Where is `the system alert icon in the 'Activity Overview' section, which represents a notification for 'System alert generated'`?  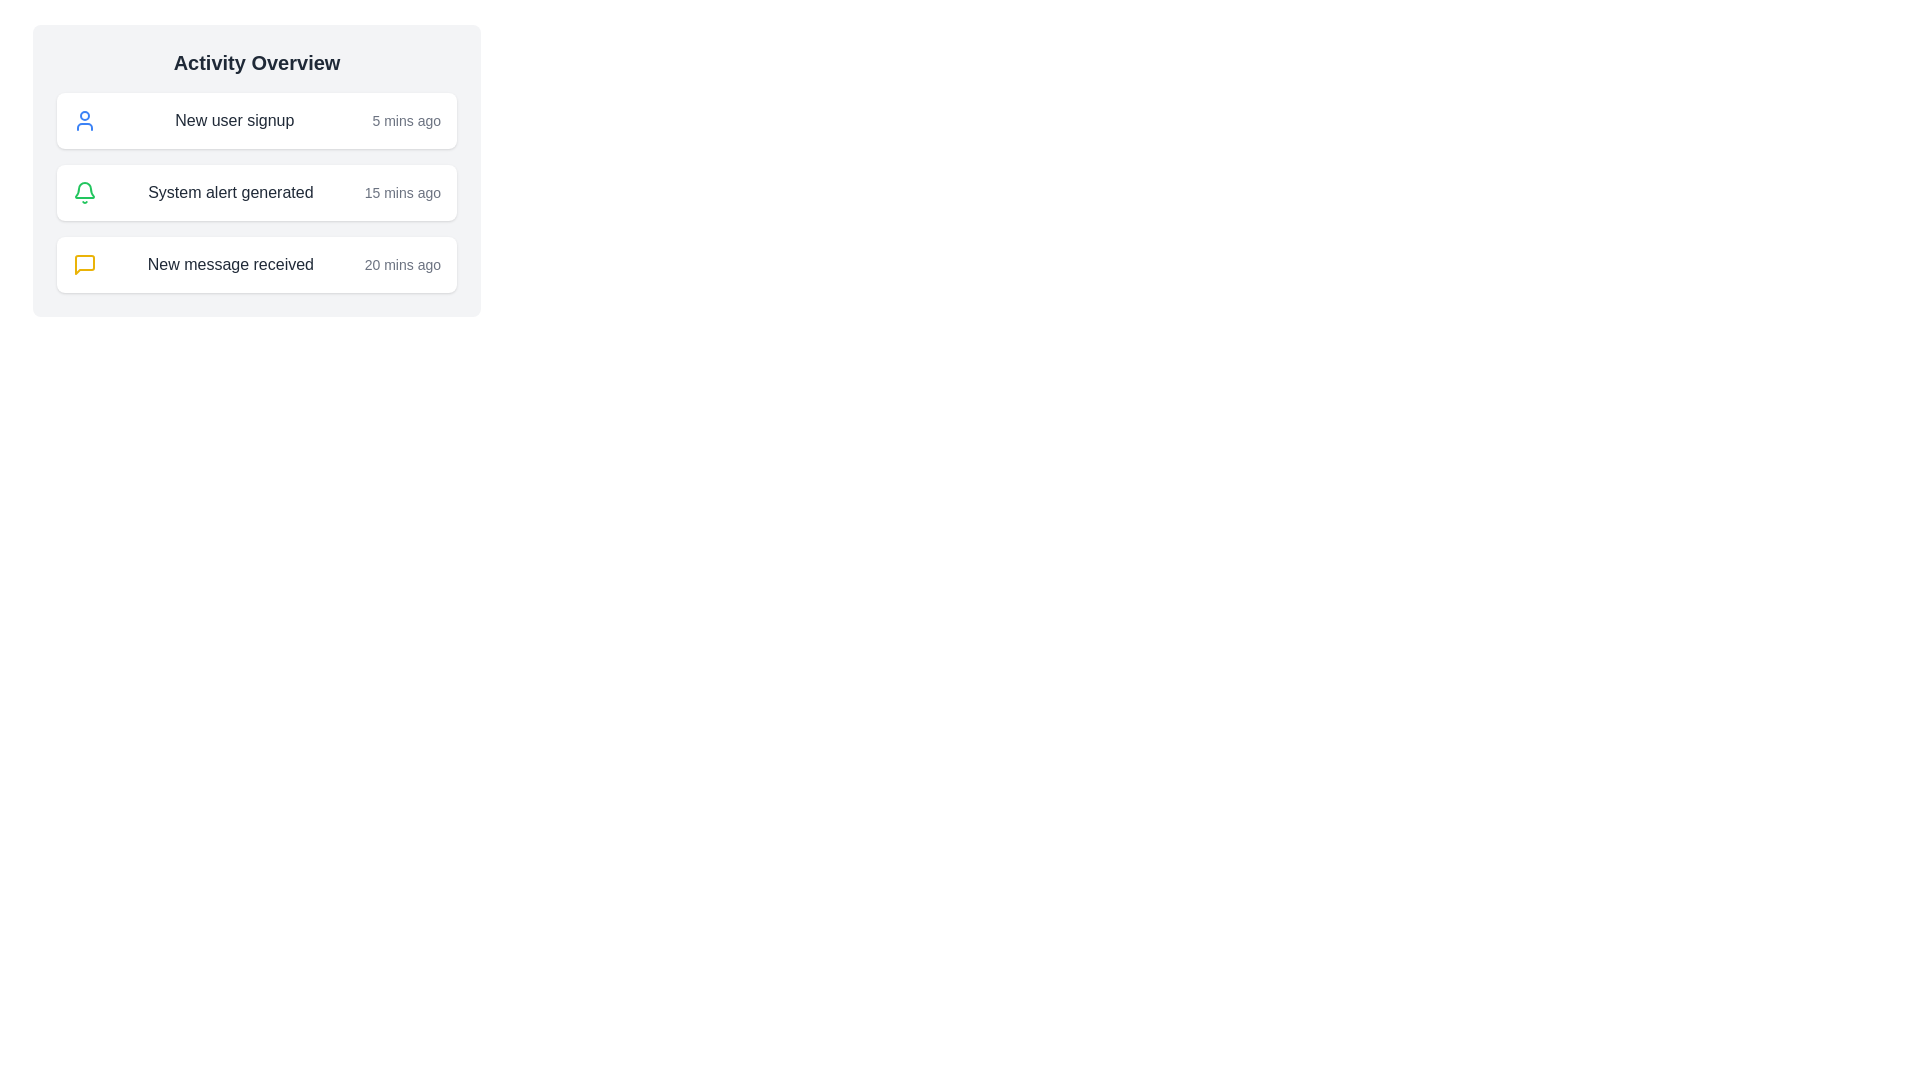
the system alert icon in the 'Activity Overview' section, which represents a notification for 'System alert generated' is located at coordinates (84, 190).